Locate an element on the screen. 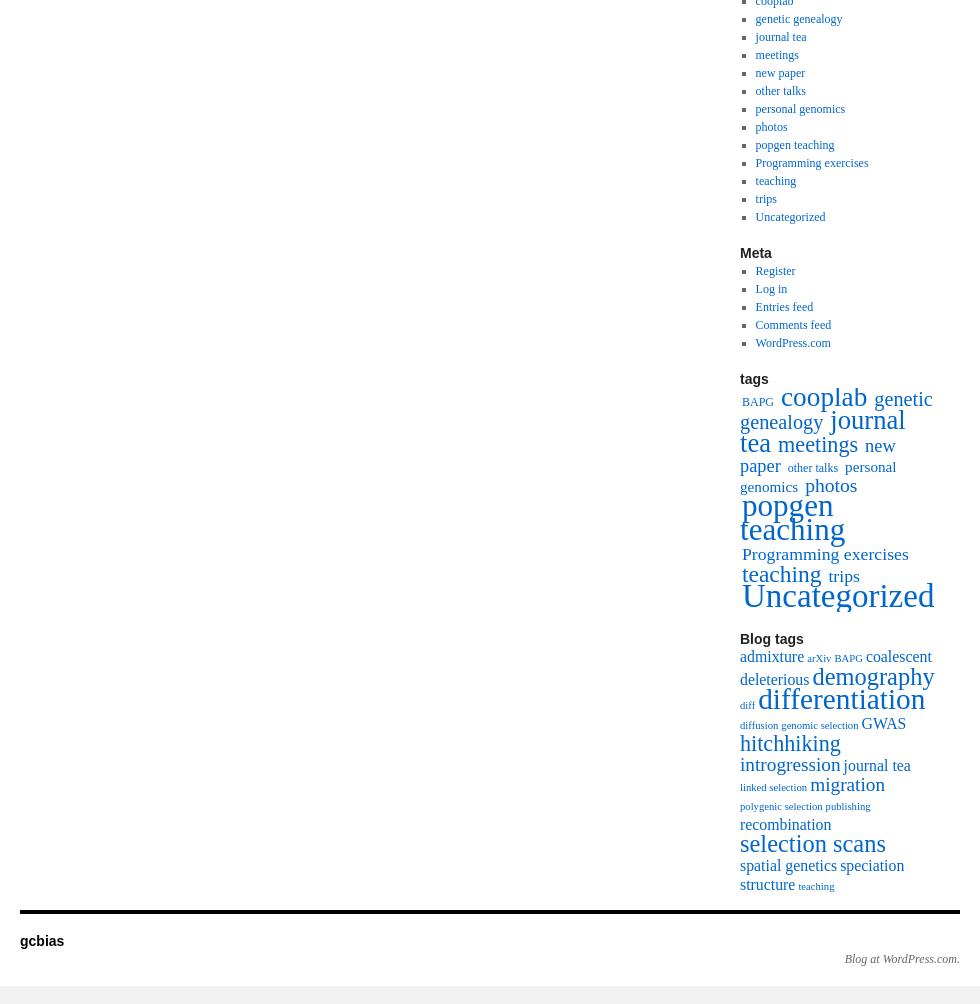  'genomic selection' is located at coordinates (819, 724).